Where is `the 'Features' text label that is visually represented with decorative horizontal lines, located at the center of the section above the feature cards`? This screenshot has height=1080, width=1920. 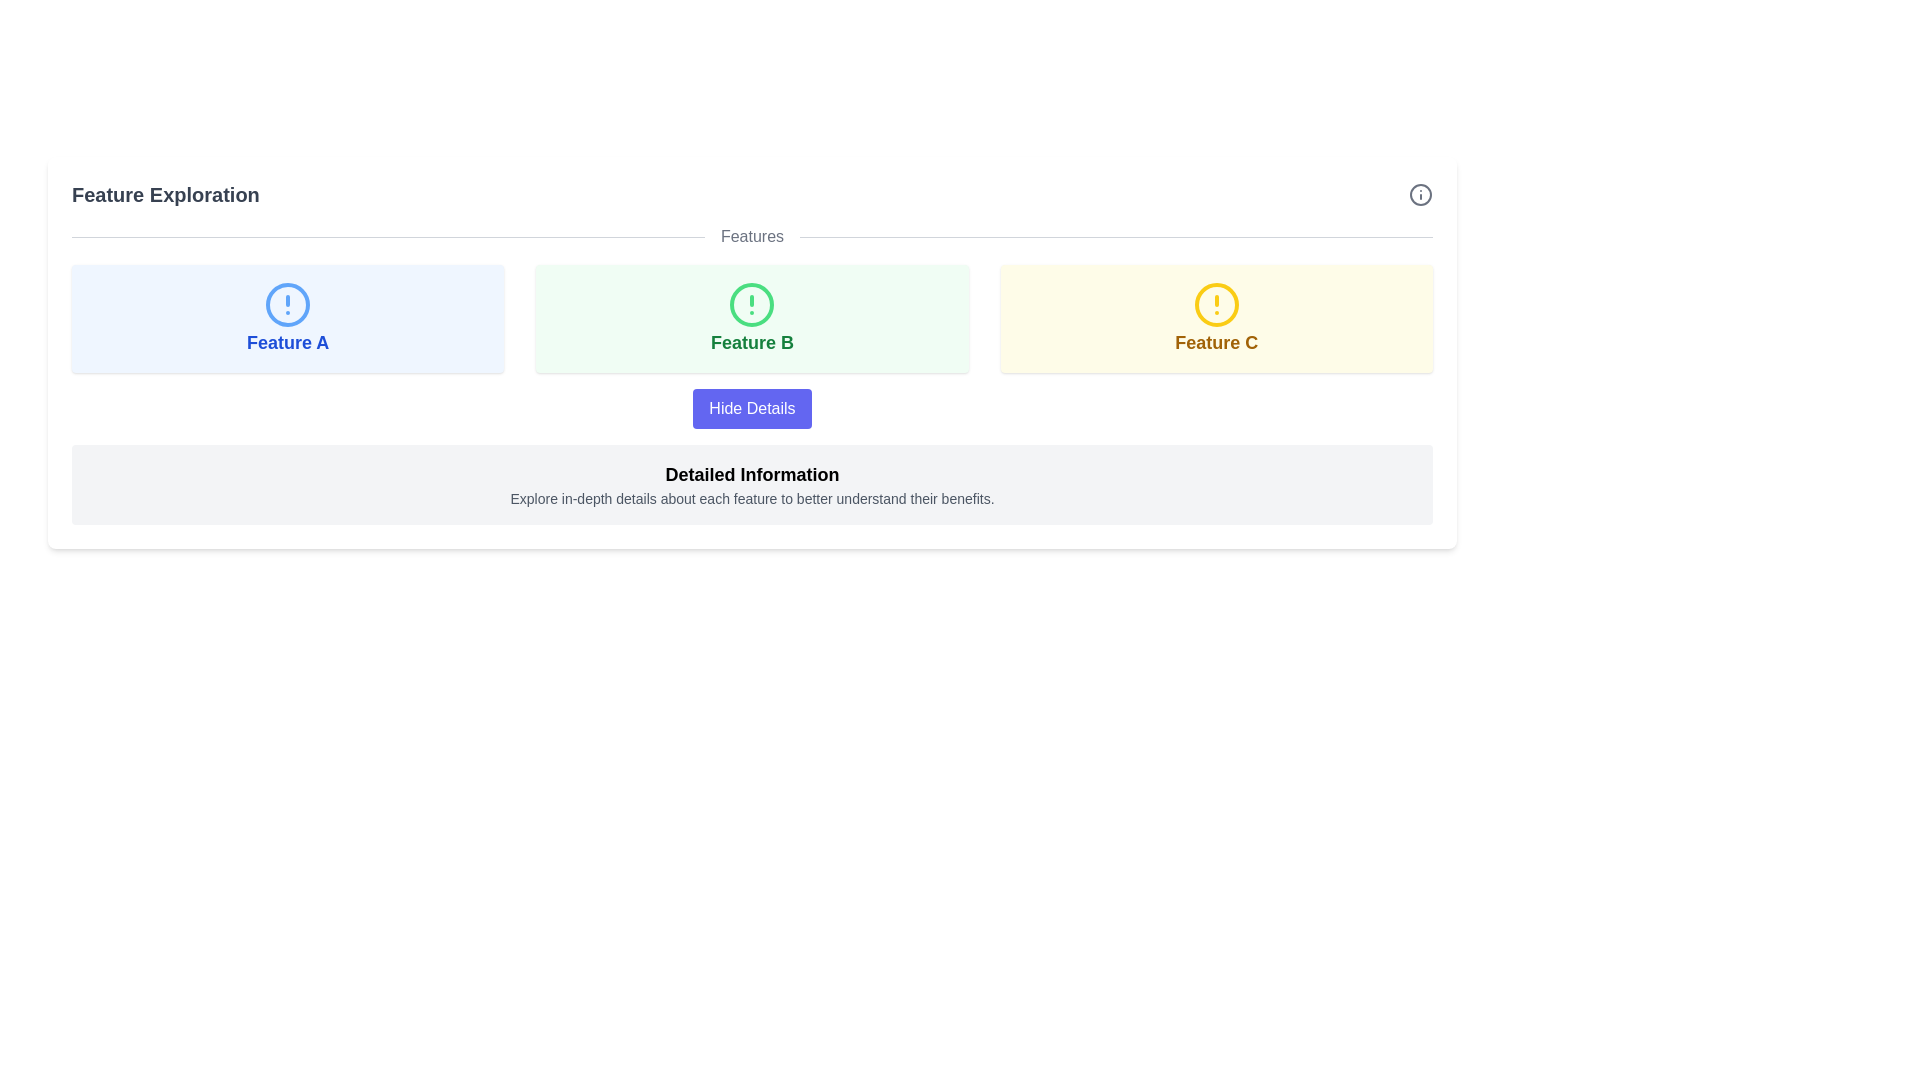
the 'Features' text label that is visually represented with decorative horizontal lines, located at the center of the section above the feature cards is located at coordinates (751, 235).